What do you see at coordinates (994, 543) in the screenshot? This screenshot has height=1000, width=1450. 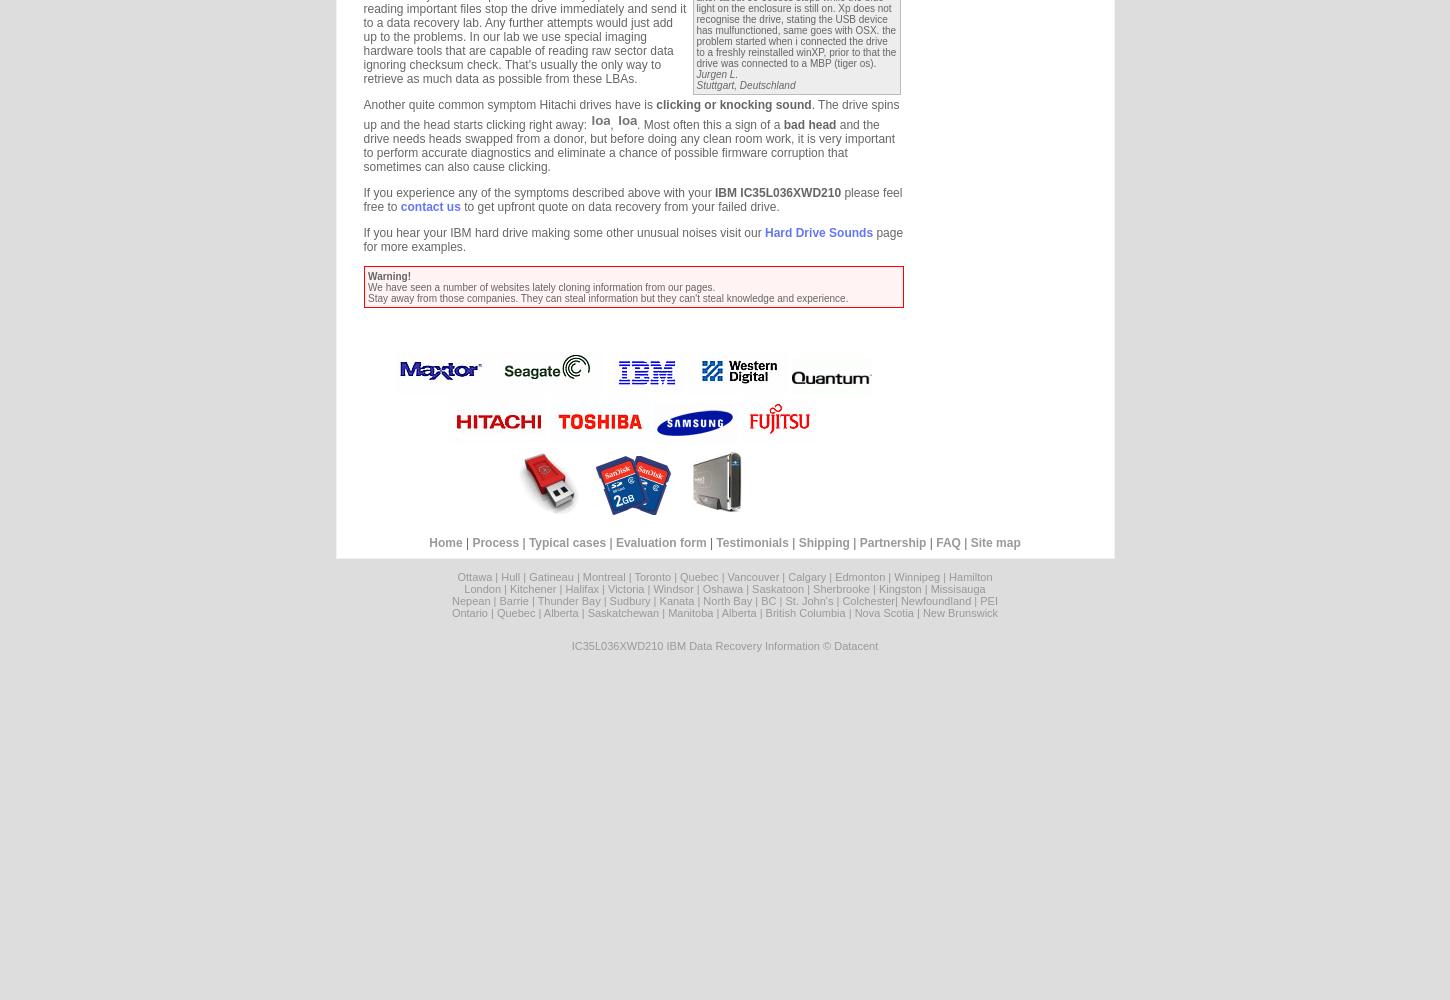 I see `'Site map'` at bounding box center [994, 543].